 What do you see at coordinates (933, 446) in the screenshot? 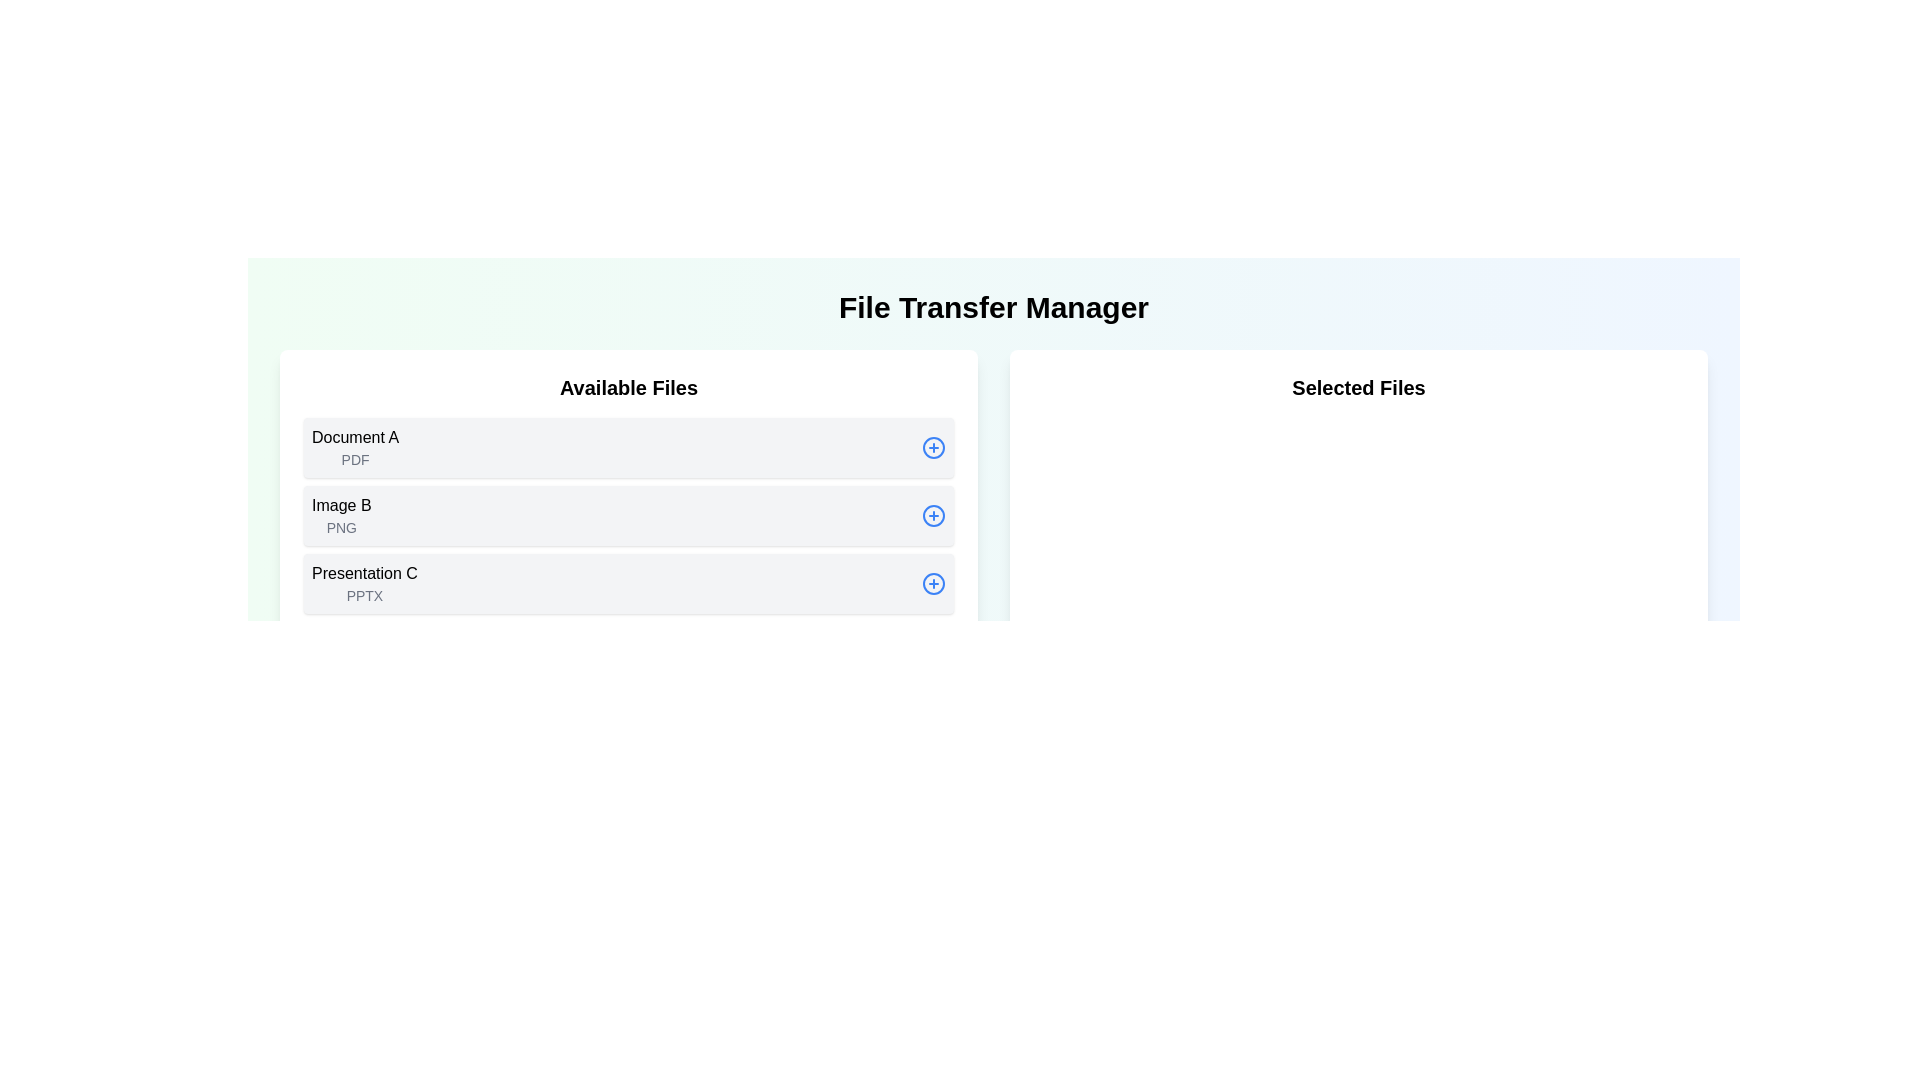
I see `the circular button with a blue outline and a blue plus symbol (+)` at bounding box center [933, 446].